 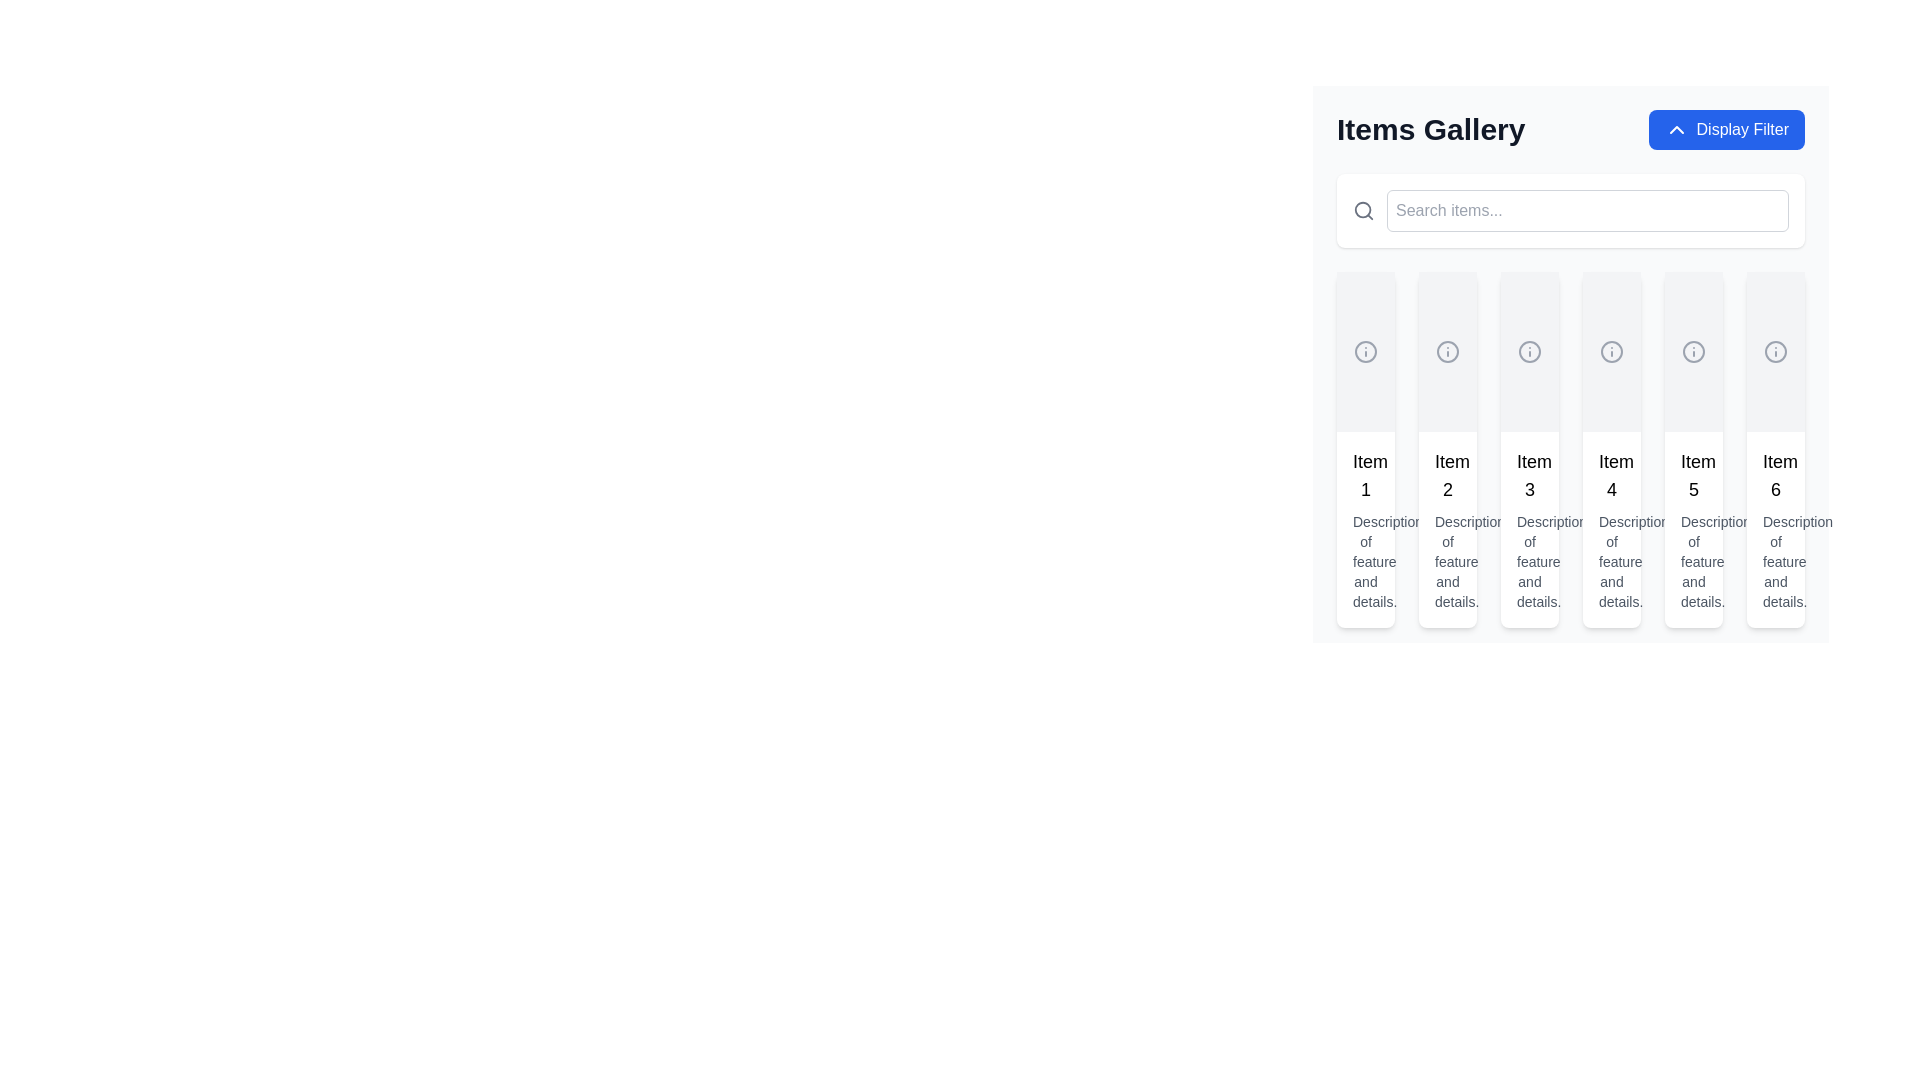 What do you see at coordinates (1693, 350) in the screenshot?
I see `the informational icon located in the upper section of the tile labeled 'Item 5'` at bounding box center [1693, 350].